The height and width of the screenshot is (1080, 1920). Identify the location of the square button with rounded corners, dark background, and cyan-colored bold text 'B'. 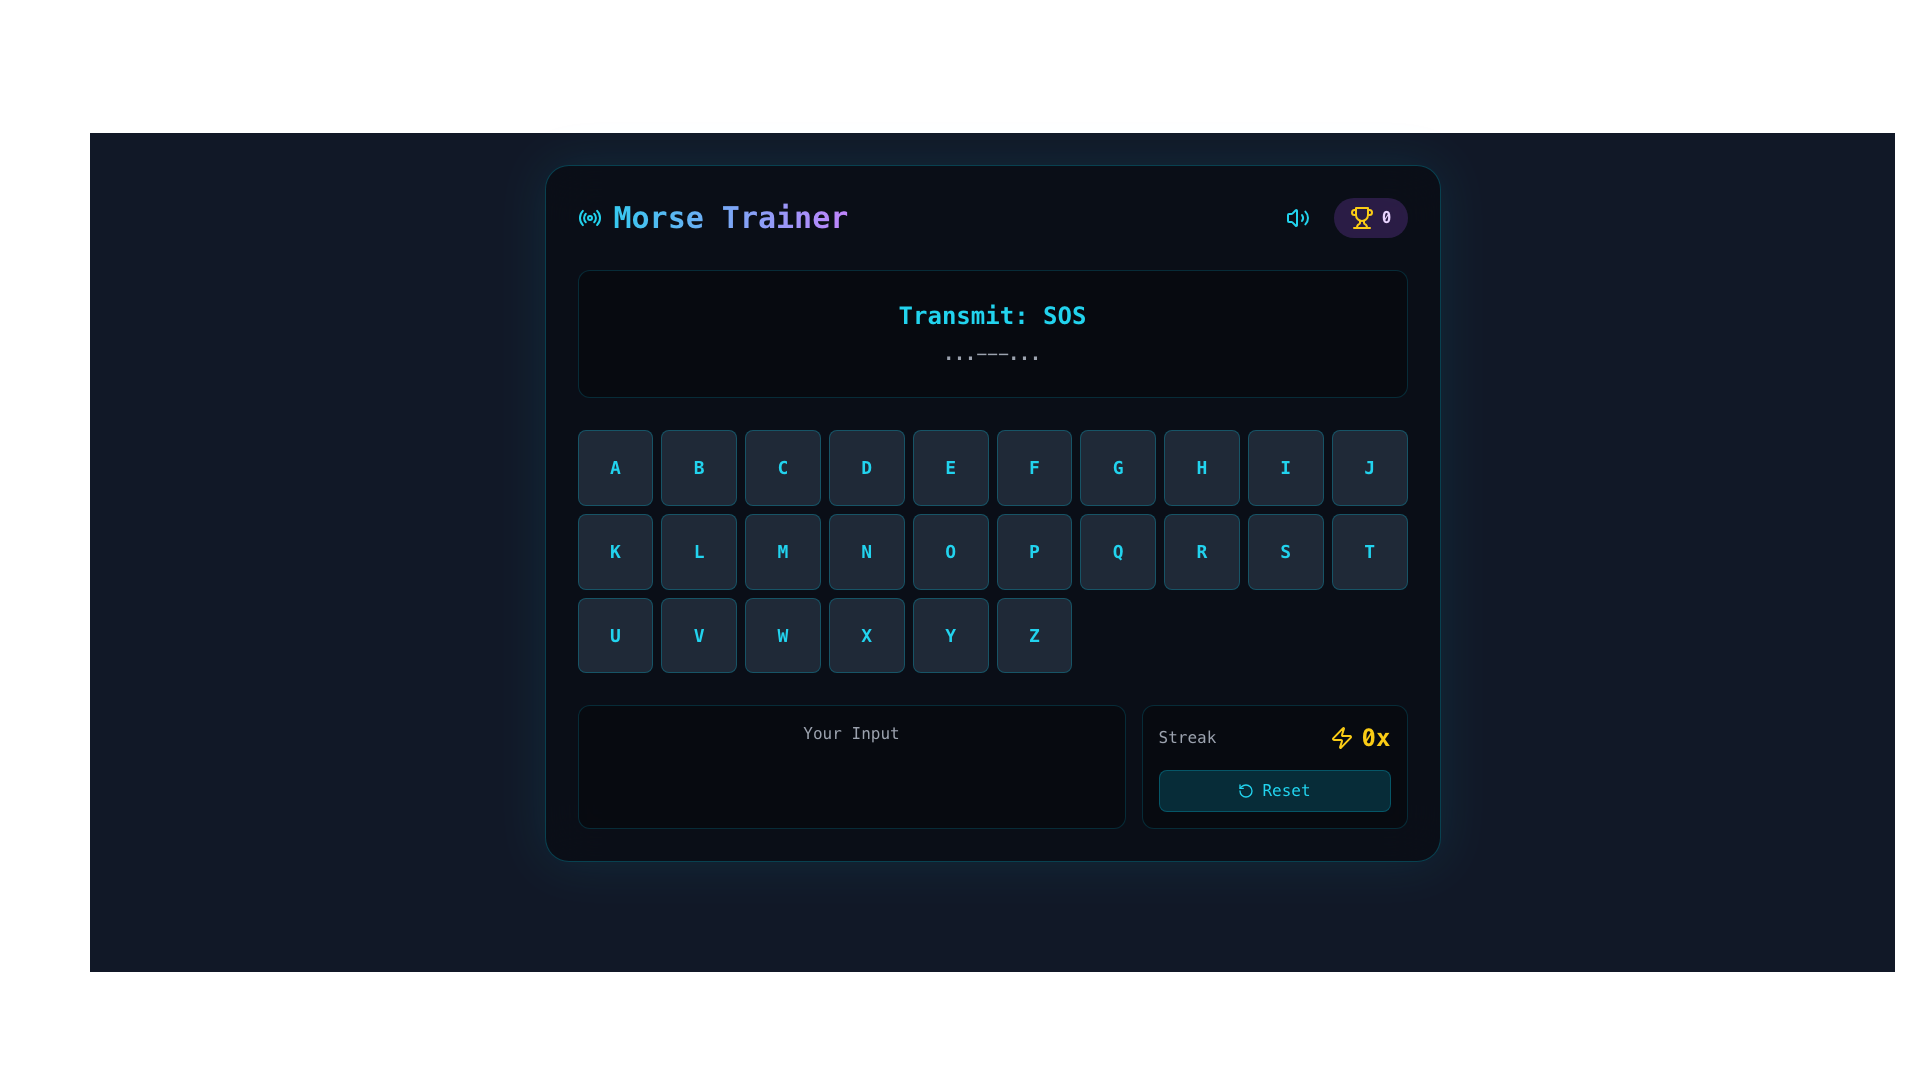
(699, 467).